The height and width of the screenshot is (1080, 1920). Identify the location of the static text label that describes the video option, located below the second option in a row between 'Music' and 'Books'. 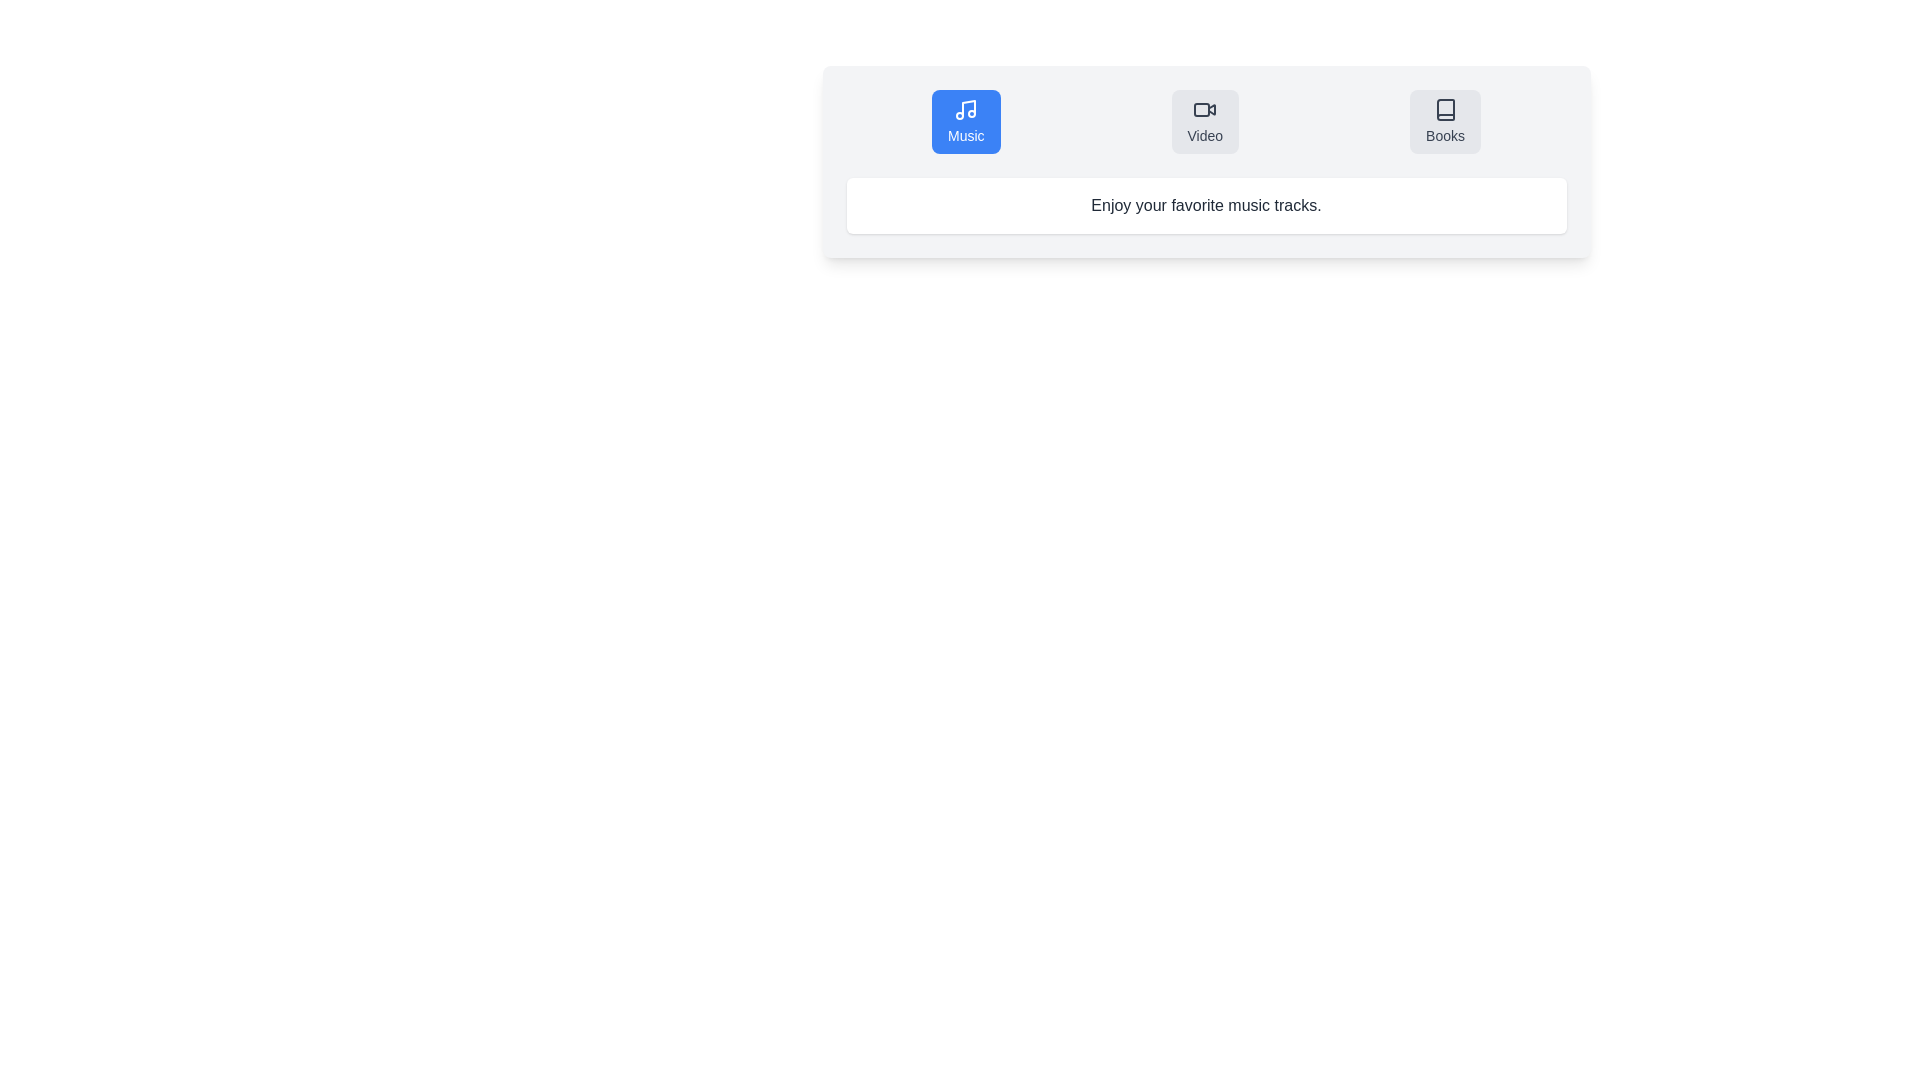
(1204, 135).